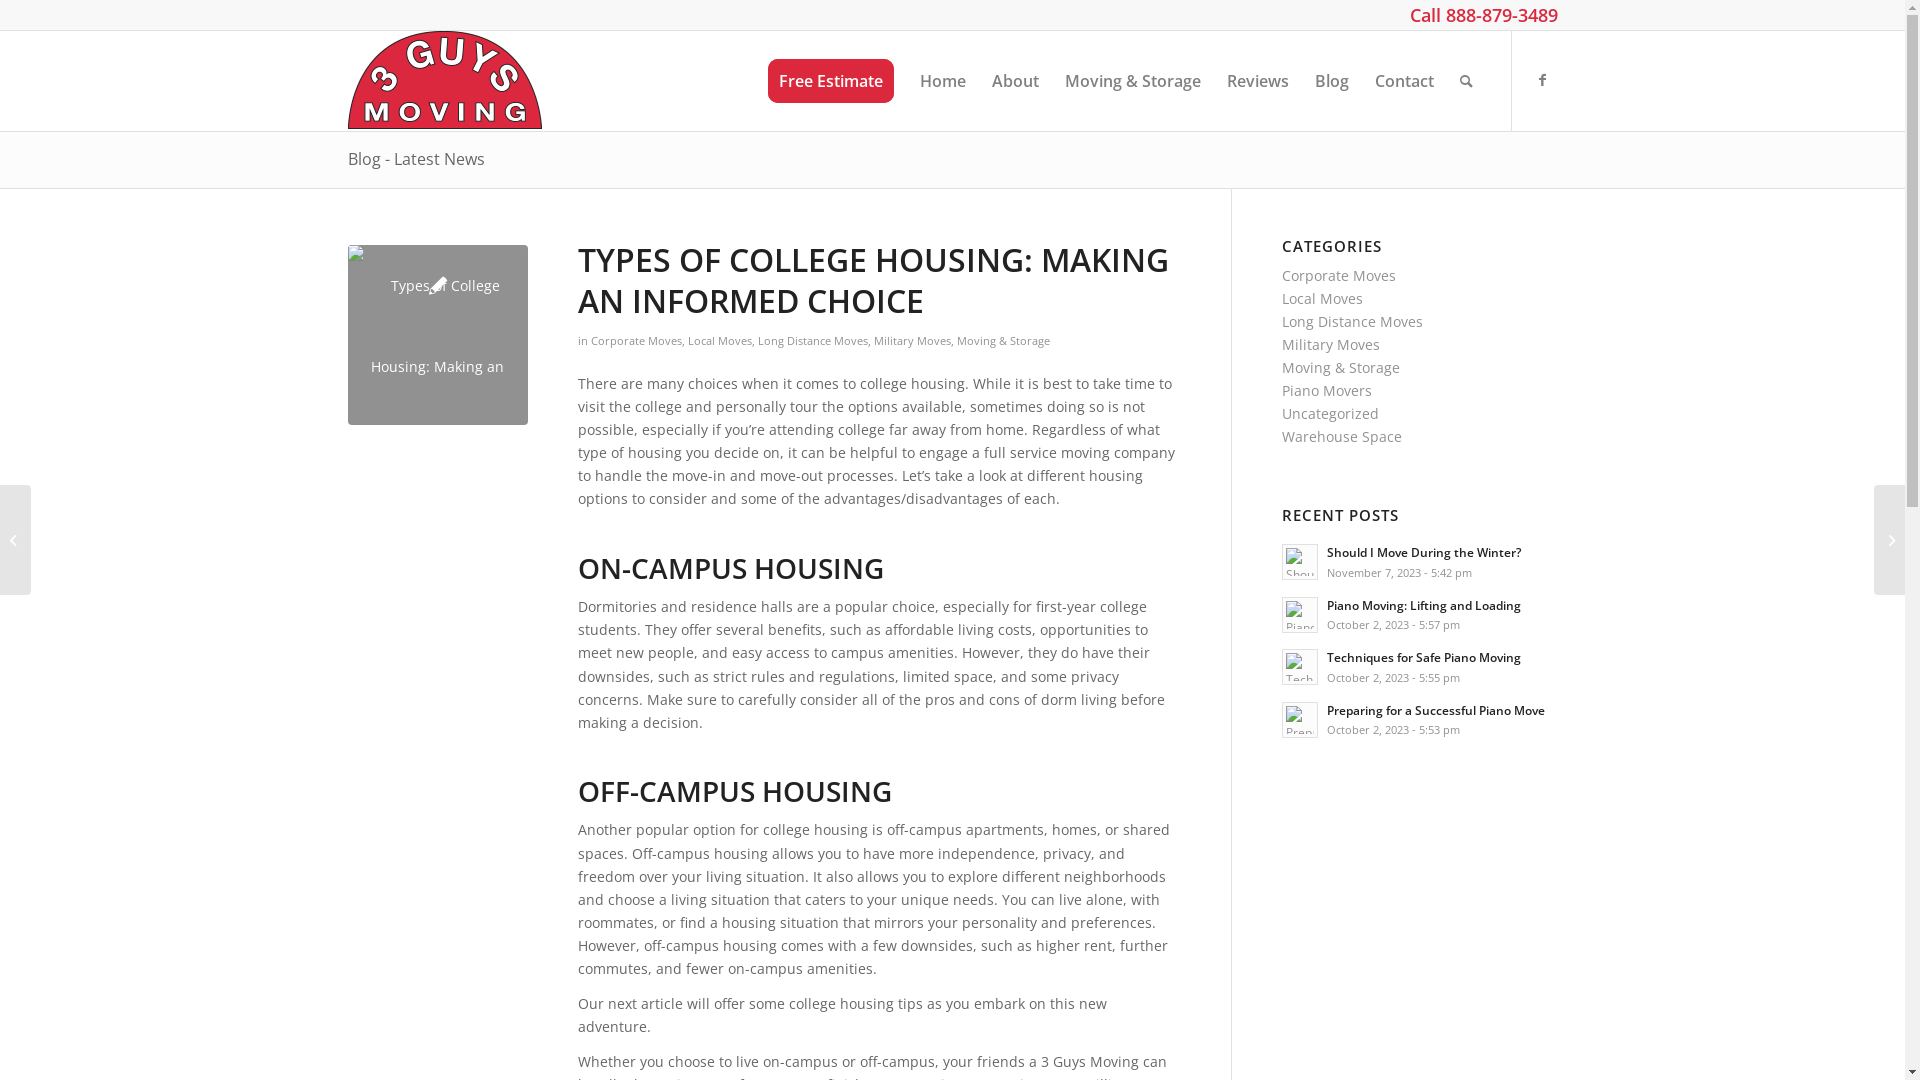 This screenshot has width=1920, height=1080. I want to click on 'Read: Piano Moving: Lifting and Loading', so click(1300, 613).